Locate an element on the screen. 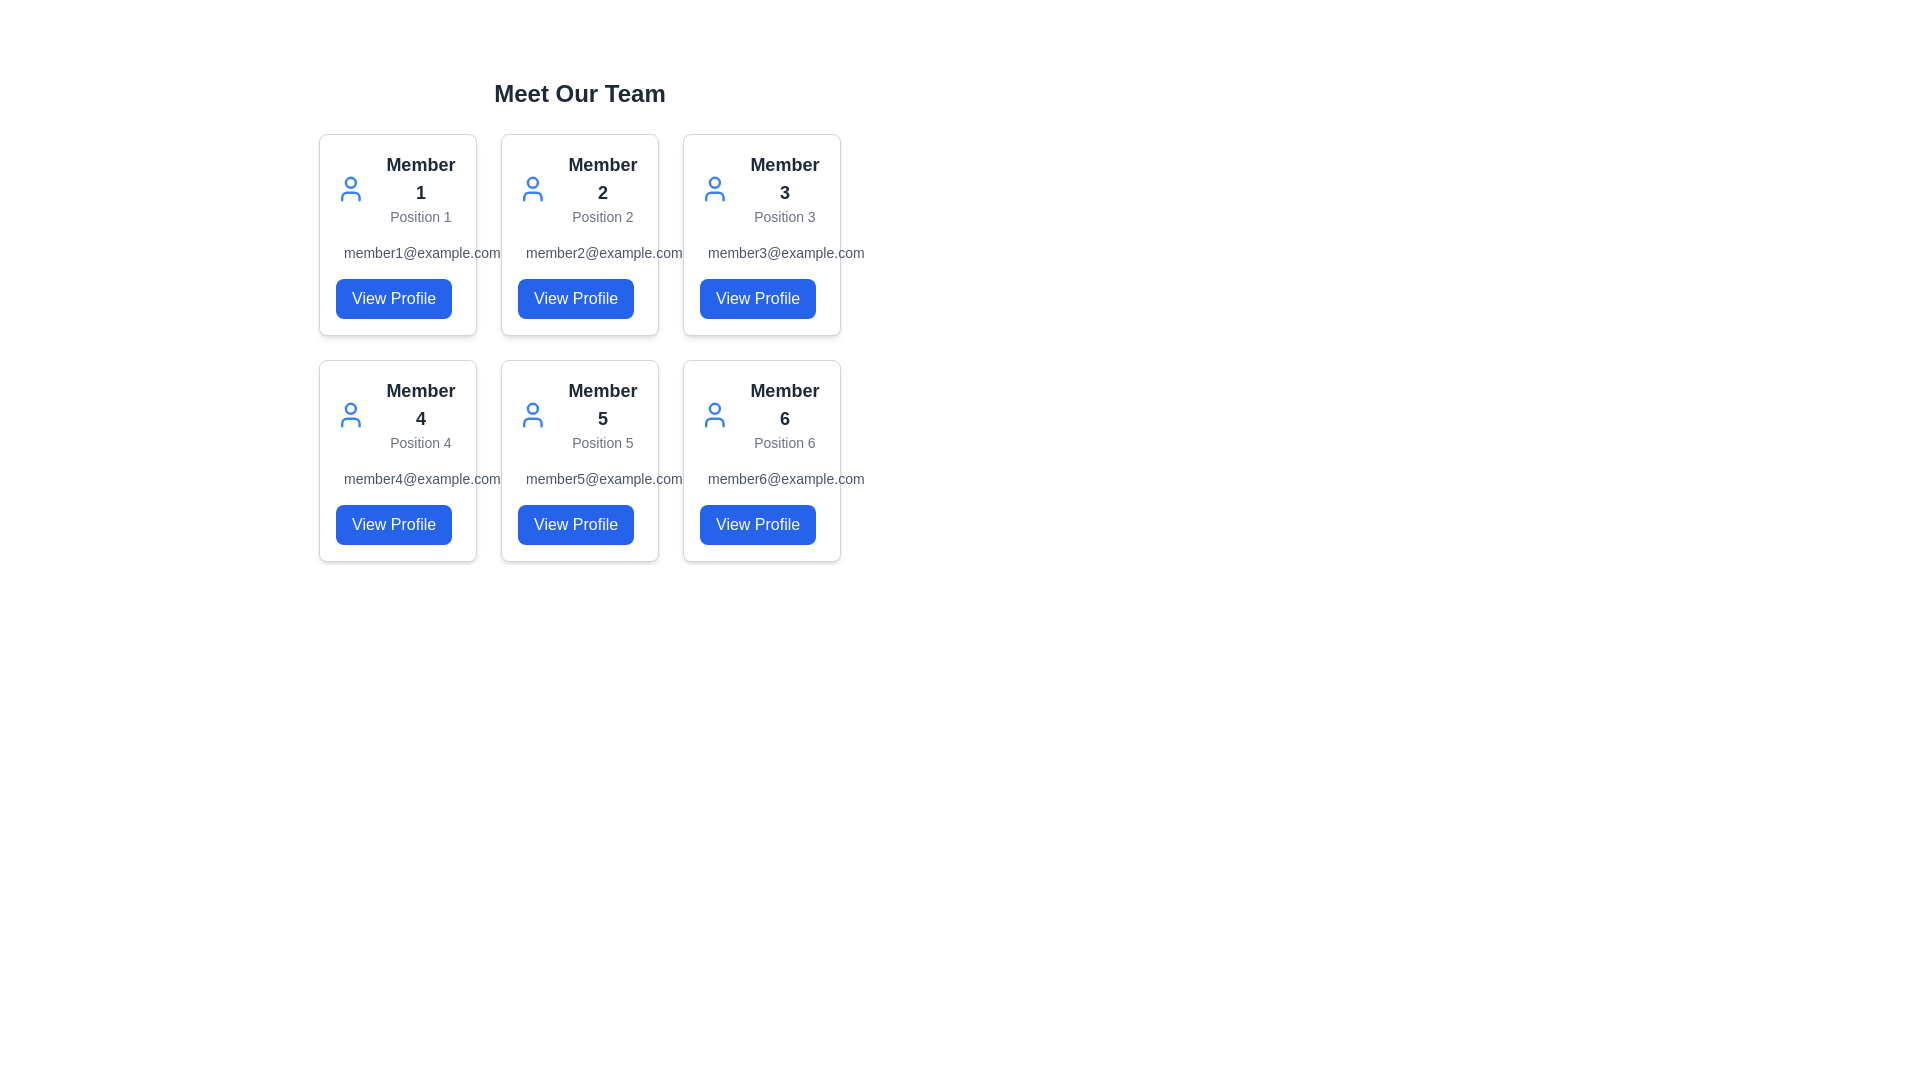  the circular head icon within the 'Meet Our Team' grid, specifically in the 'Member 3' card is located at coordinates (714, 182).